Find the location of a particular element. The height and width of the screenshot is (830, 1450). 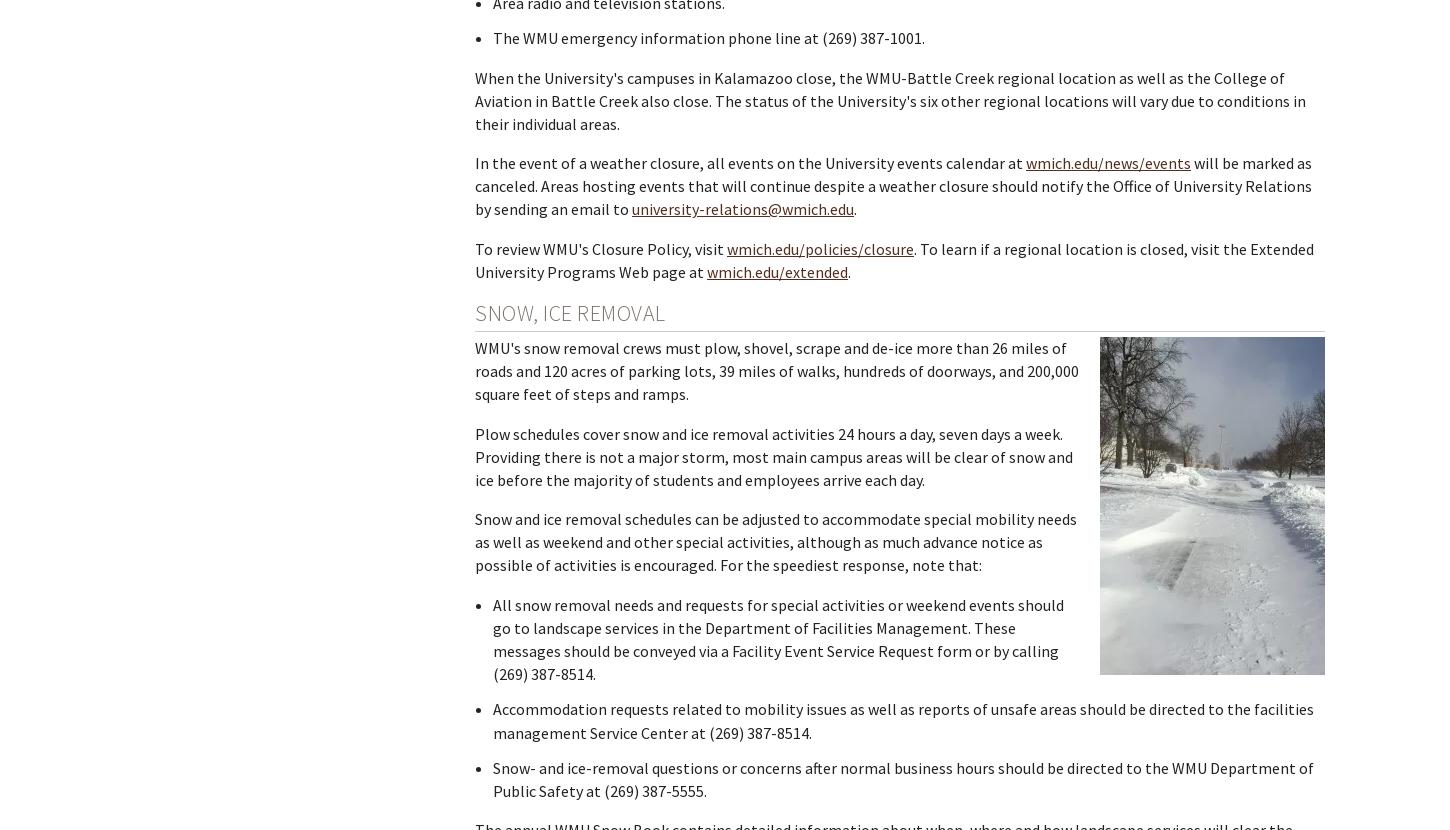

'Accommodation requests related to mobility issues as well as reports of unsafe areas should be directed to the facilities management Service Center at (269) 387-8514.' is located at coordinates (901, 719).